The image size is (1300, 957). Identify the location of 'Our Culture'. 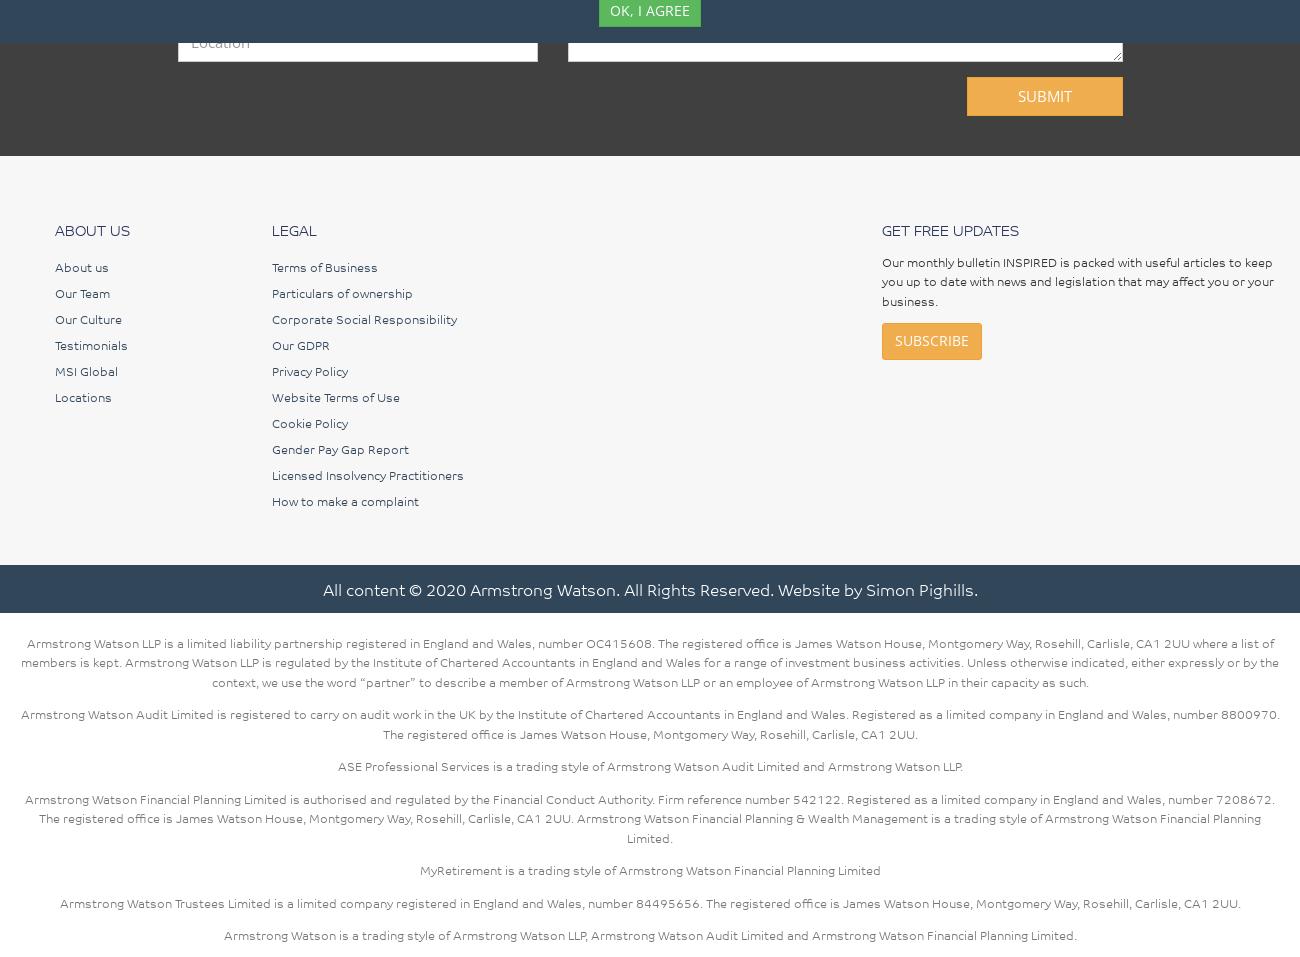
(88, 317).